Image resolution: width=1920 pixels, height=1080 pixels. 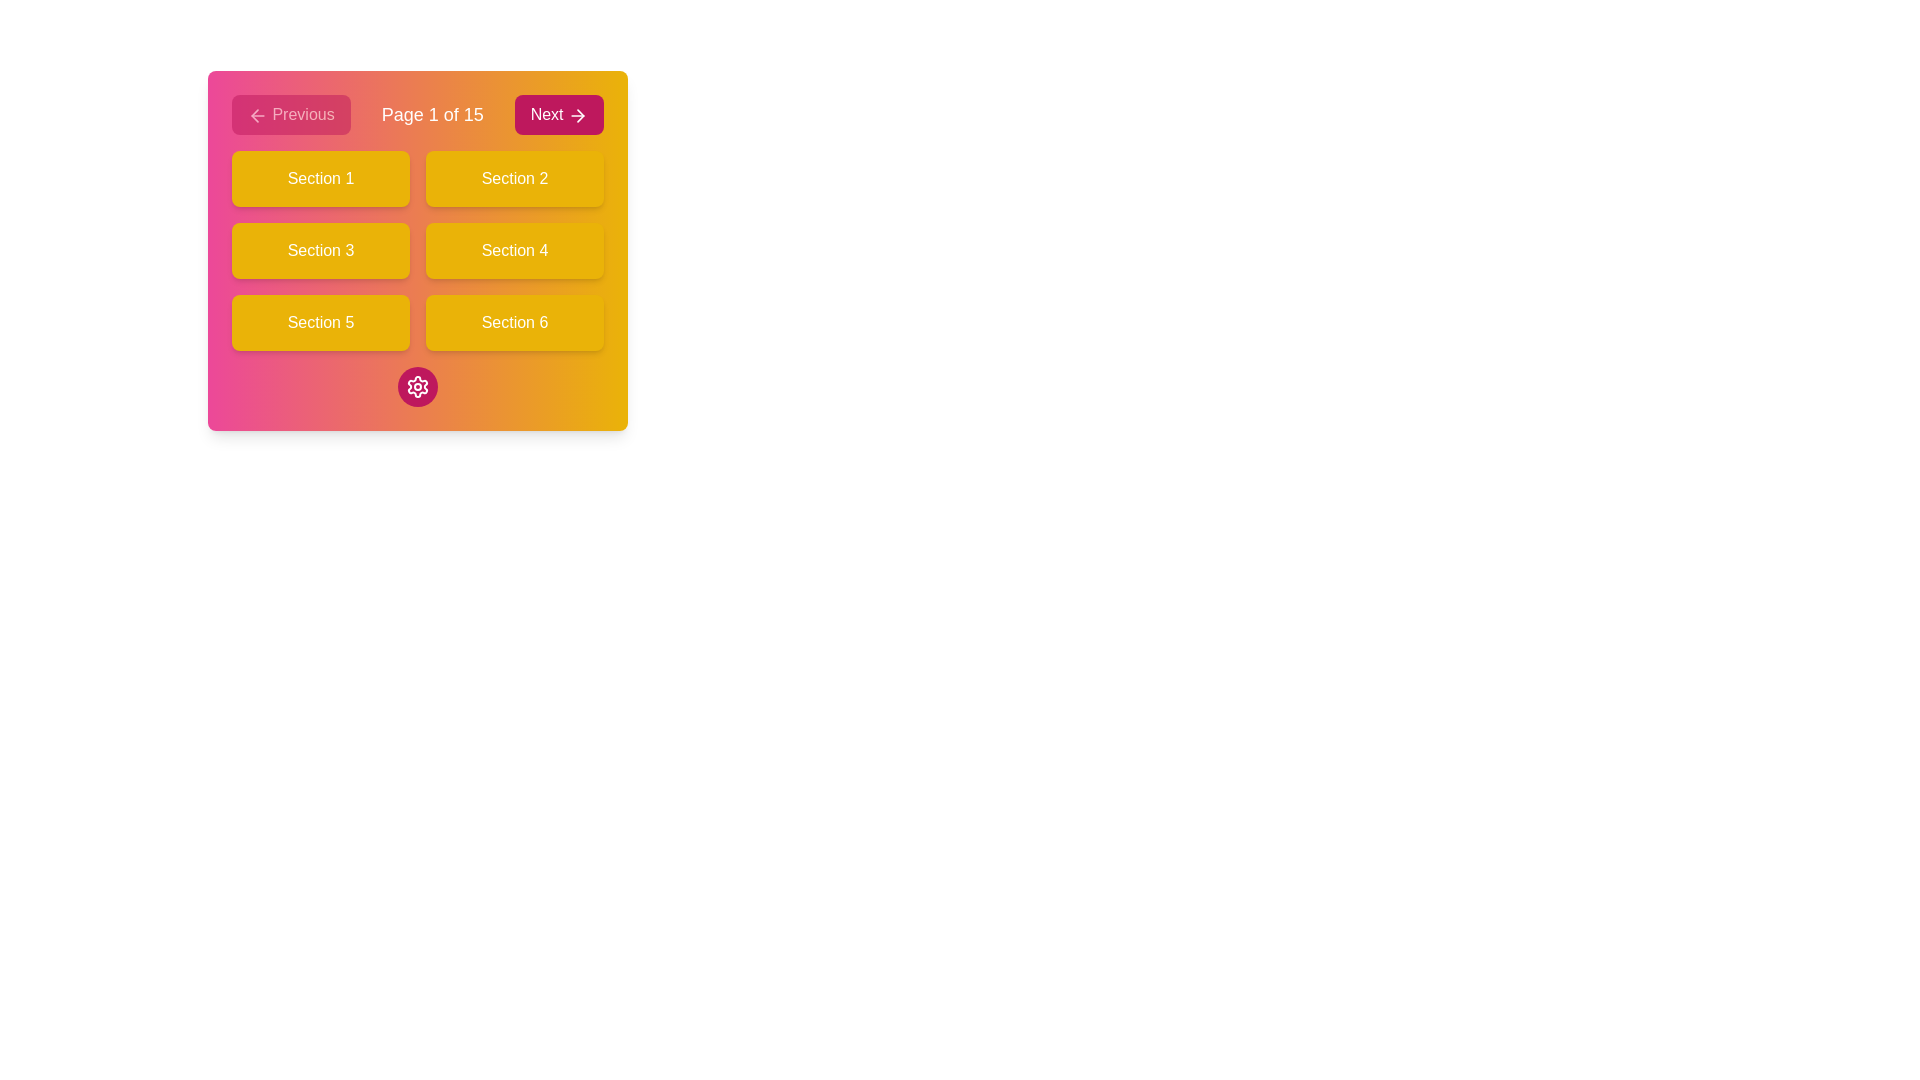 What do you see at coordinates (579, 115) in the screenshot?
I see `the arrow icon of the 'Next' button located in the top-right section of the interface` at bounding box center [579, 115].